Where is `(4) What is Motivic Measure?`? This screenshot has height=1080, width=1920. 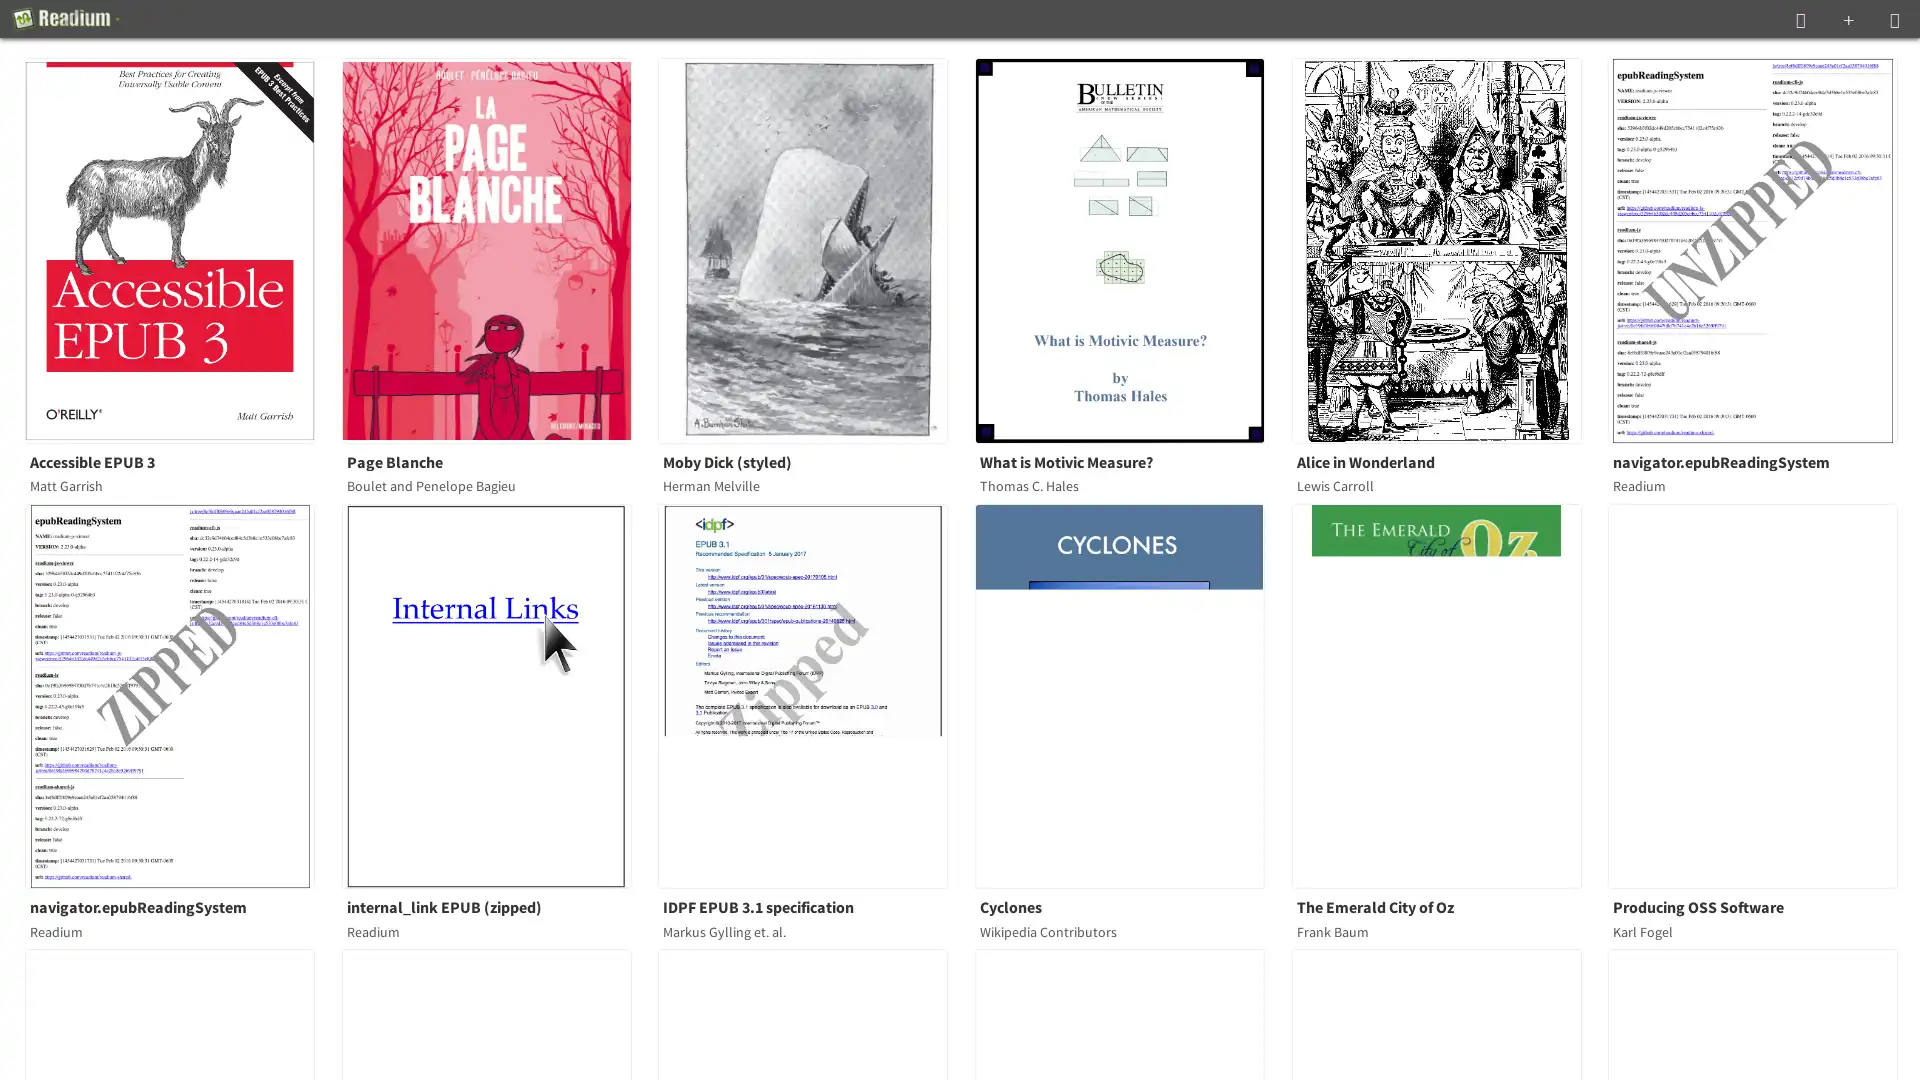 (4) What is Motivic Measure? is located at coordinates (1132, 249).